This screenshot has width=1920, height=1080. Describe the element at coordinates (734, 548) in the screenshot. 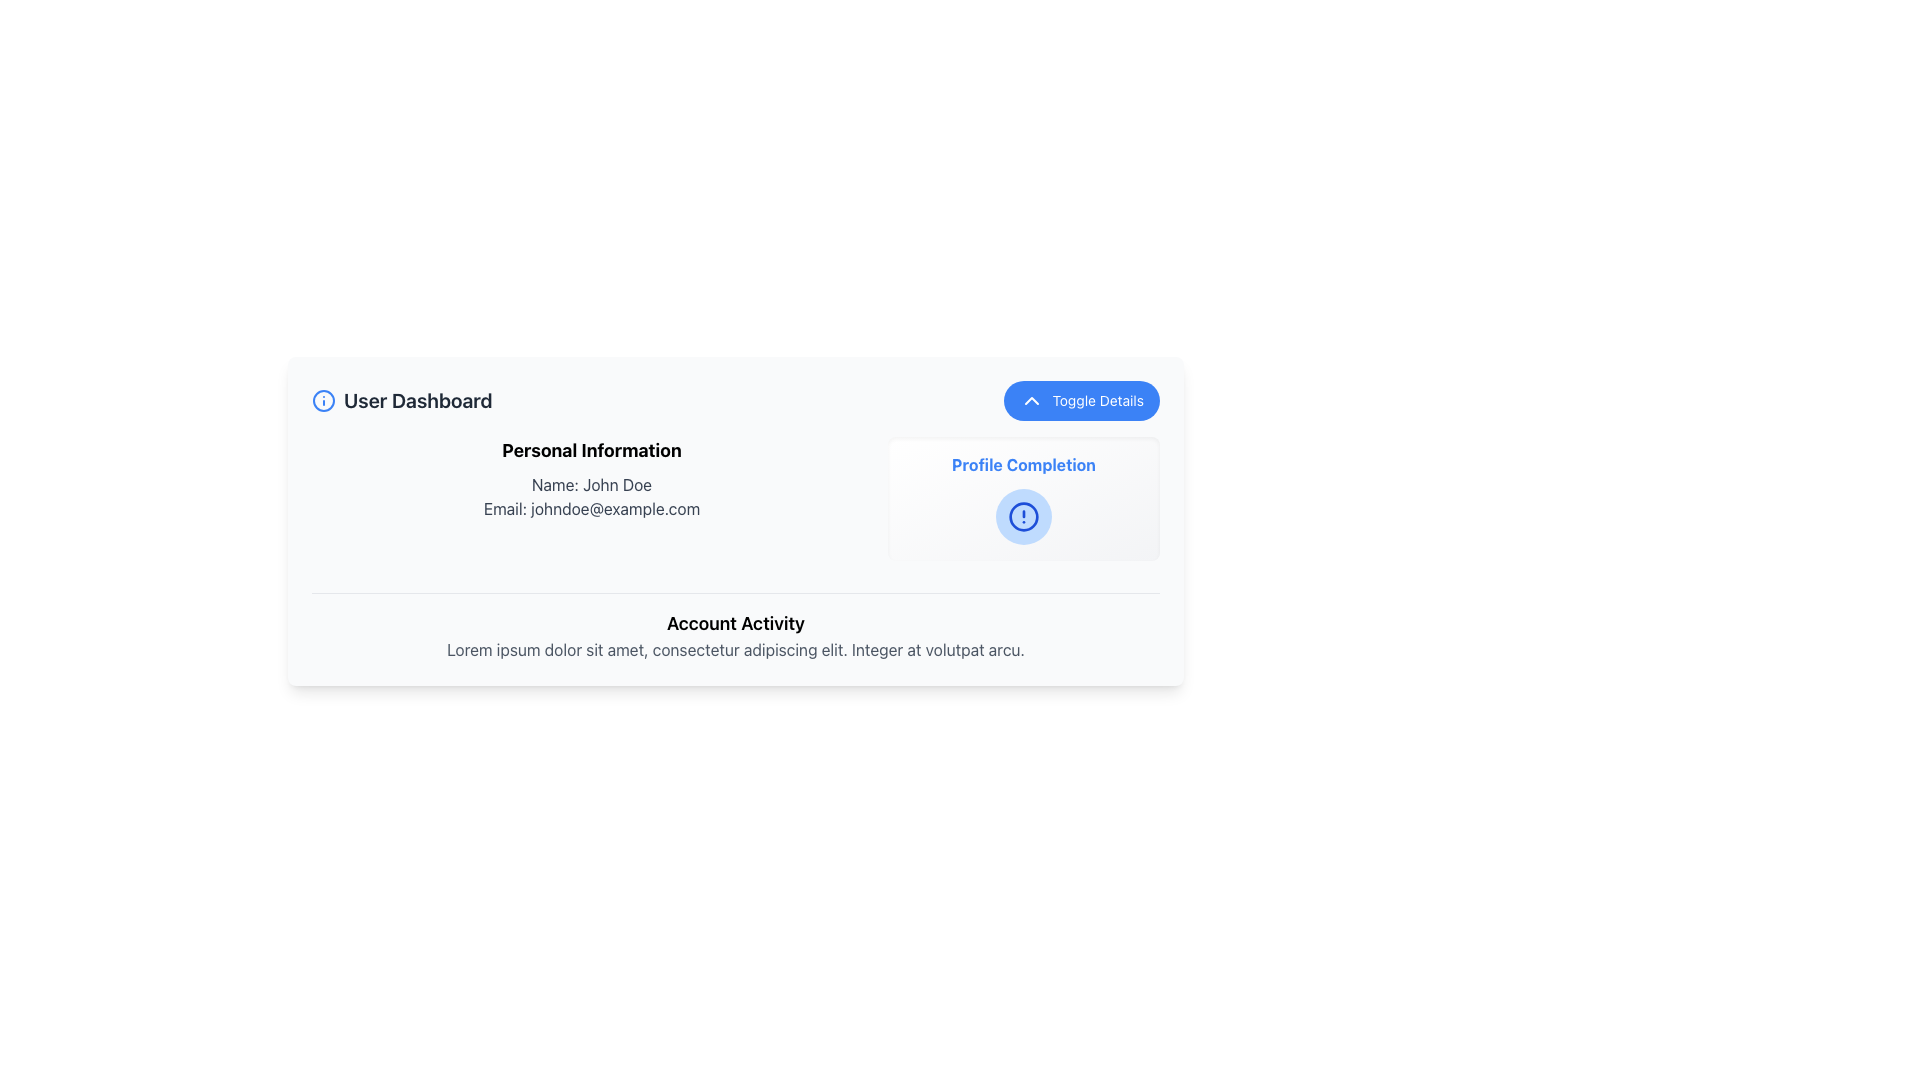

I see `the Information Panel that summarizes user details like name and email on the User Dashboard interface` at that location.